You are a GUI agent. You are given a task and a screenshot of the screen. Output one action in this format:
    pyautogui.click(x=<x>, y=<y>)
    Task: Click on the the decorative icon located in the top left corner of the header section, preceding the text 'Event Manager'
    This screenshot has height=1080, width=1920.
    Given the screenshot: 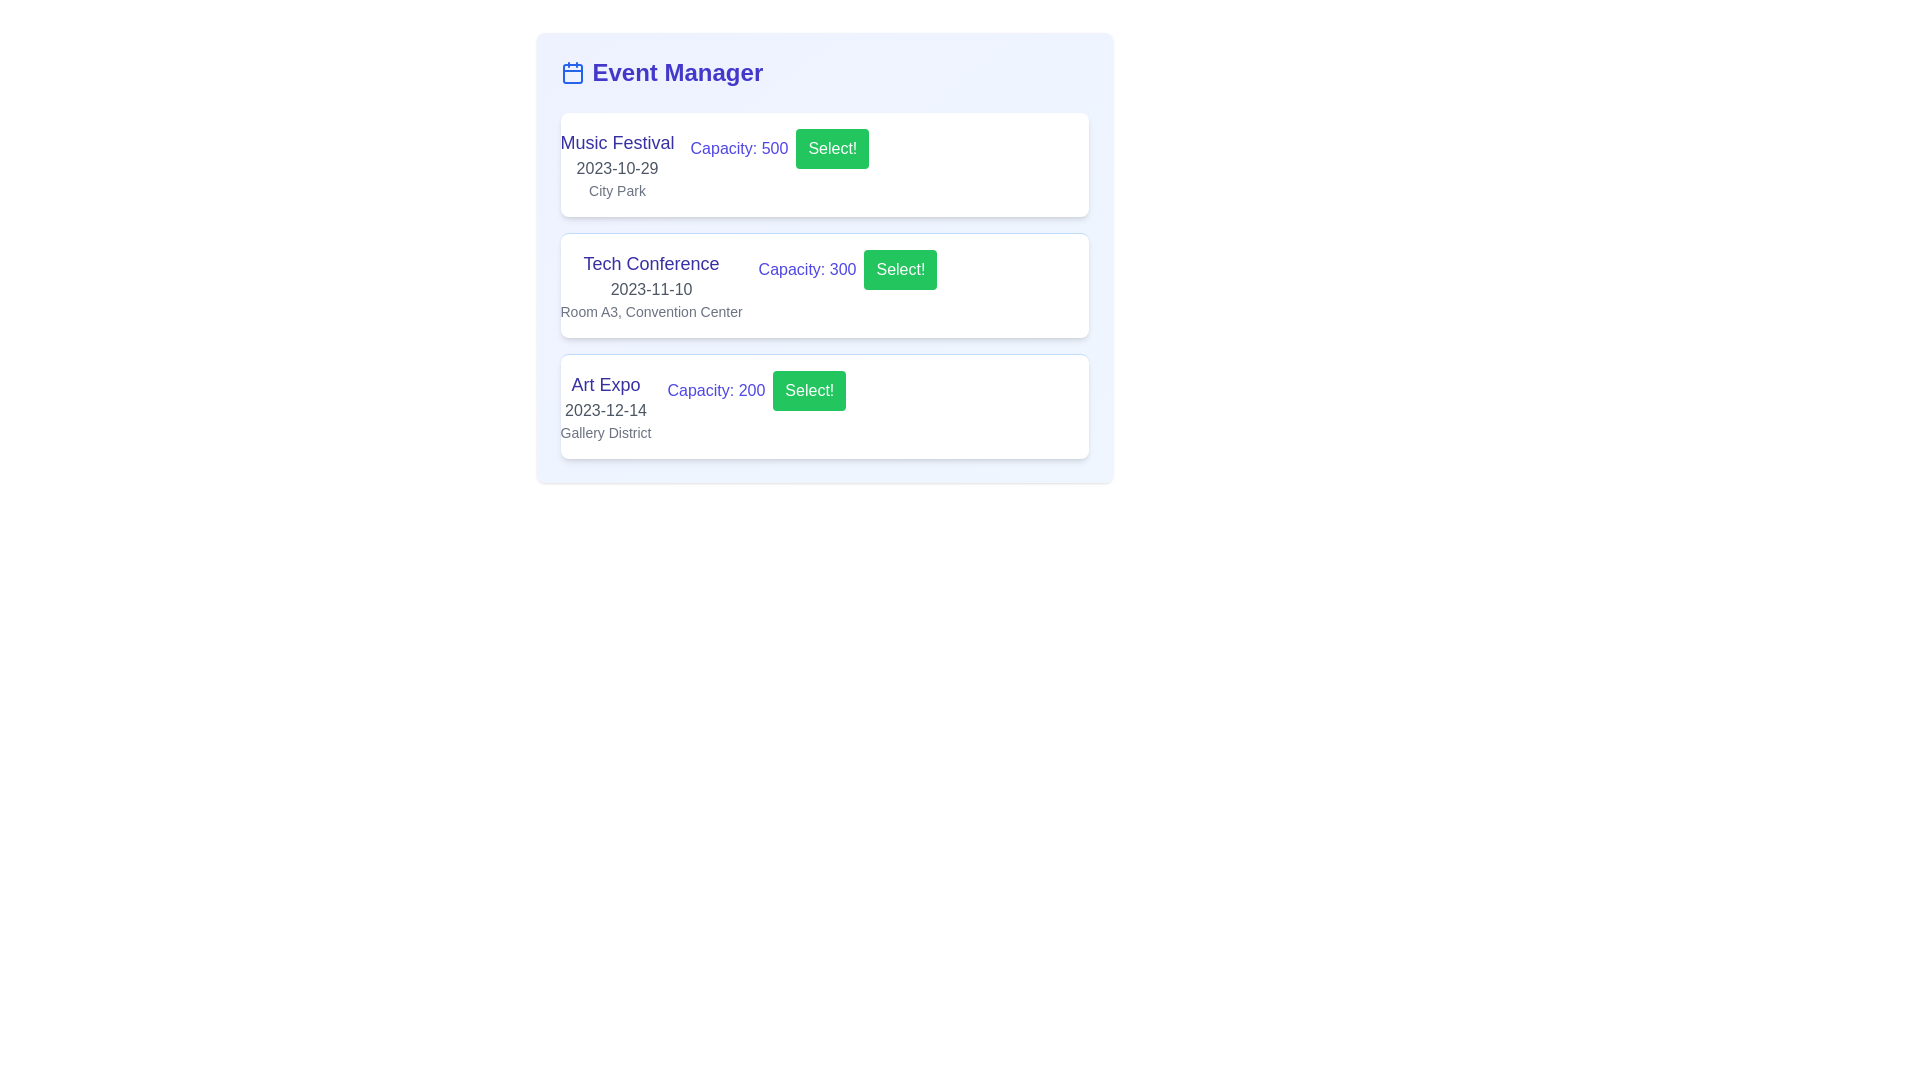 What is the action you would take?
    pyautogui.click(x=571, y=72)
    